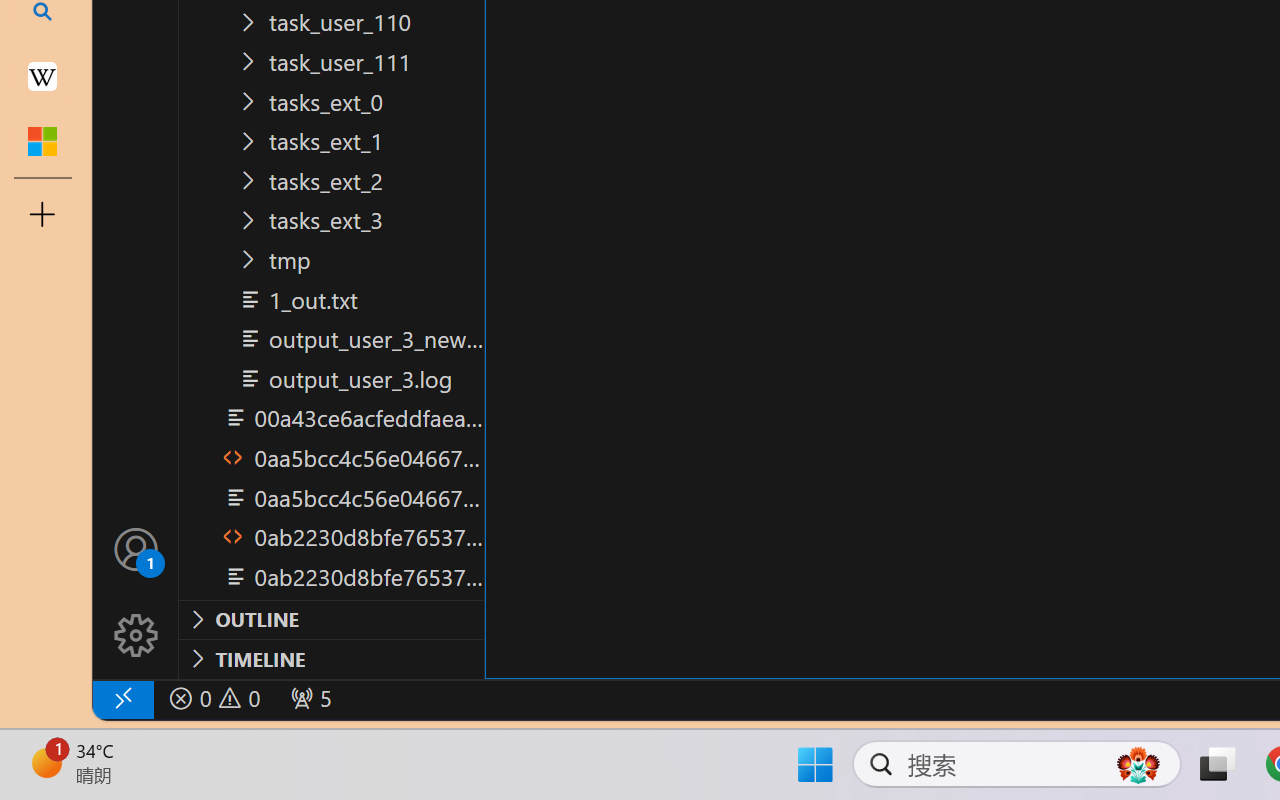 The height and width of the screenshot is (800, 1280). Describe the element at coordinates (331, 619) in the screenshot. I see `'Outline Section'` at that location.